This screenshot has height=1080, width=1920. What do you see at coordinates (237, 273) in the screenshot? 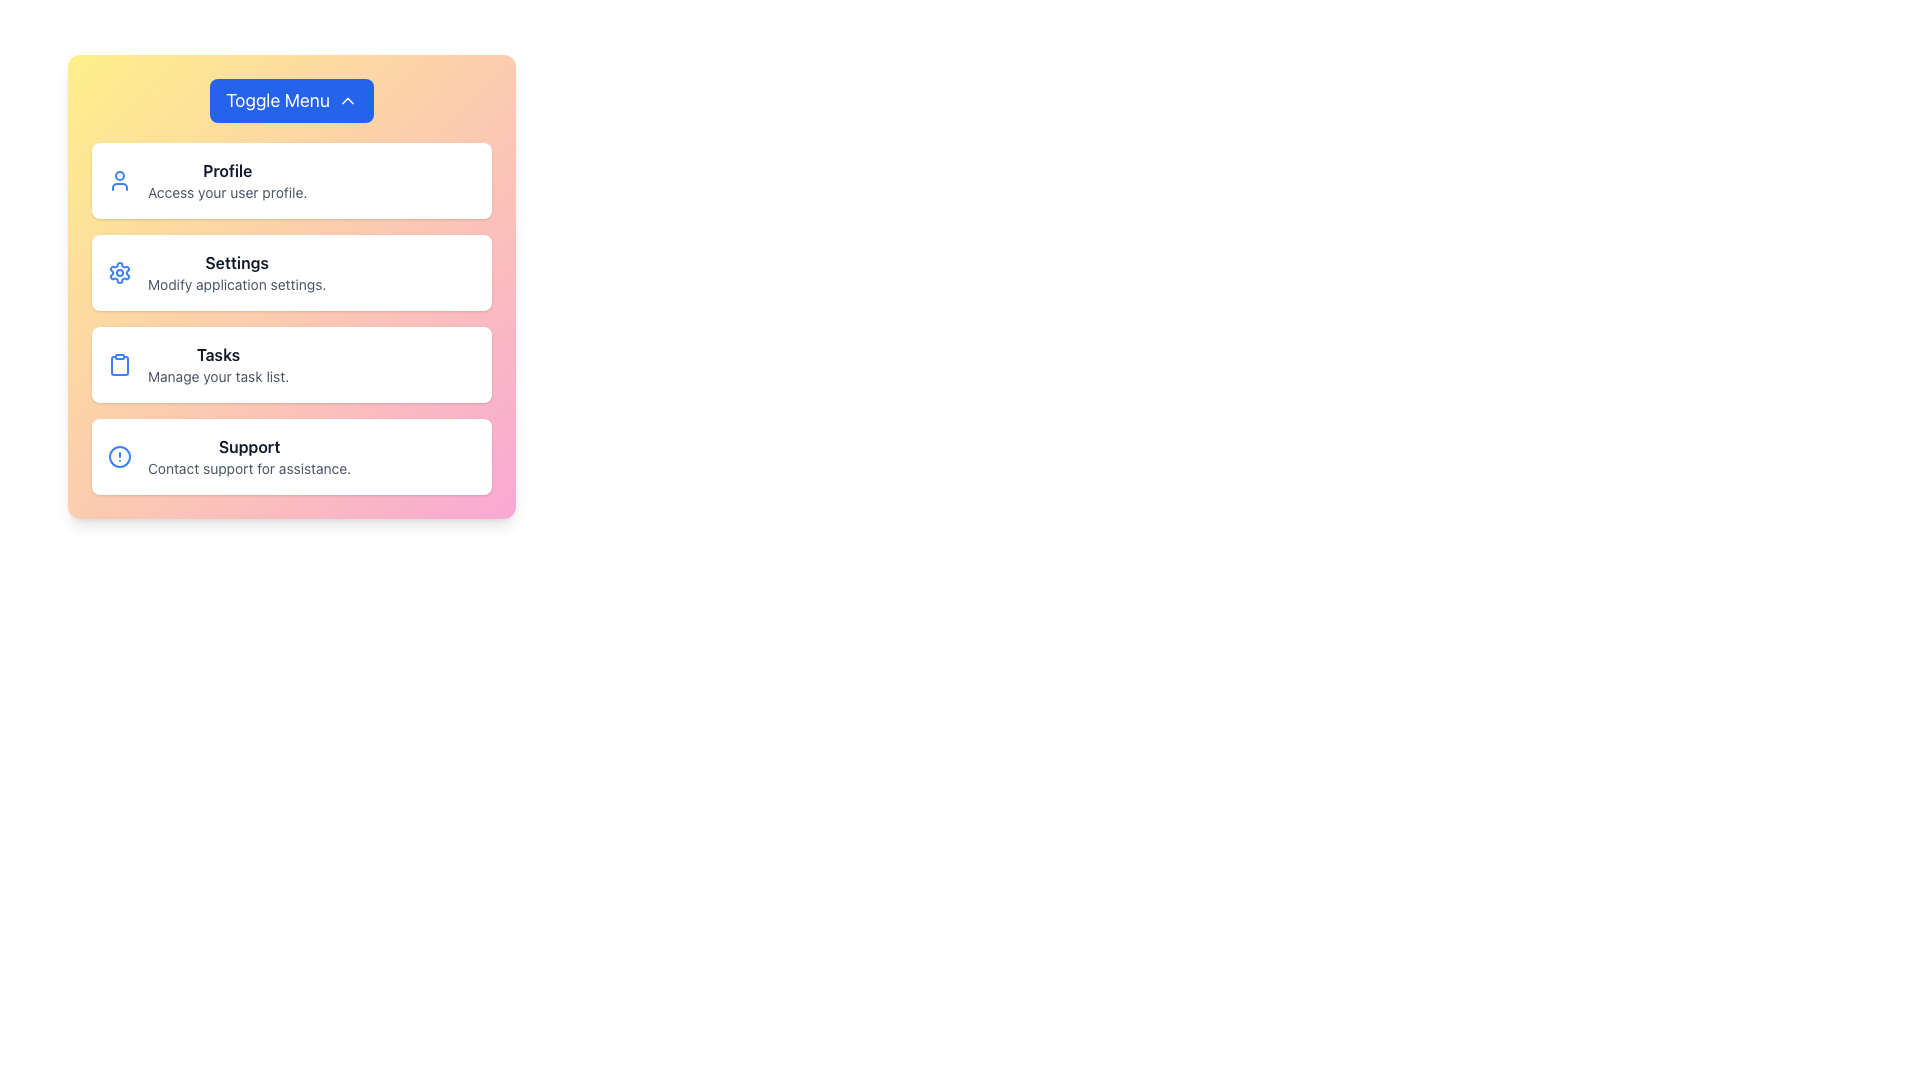
I see `the text block that displays the title and description for modifying application settings, located as the second item in a vertical list, below 'Profile' and above 'Tasks'` at bounding box center [237, 273].